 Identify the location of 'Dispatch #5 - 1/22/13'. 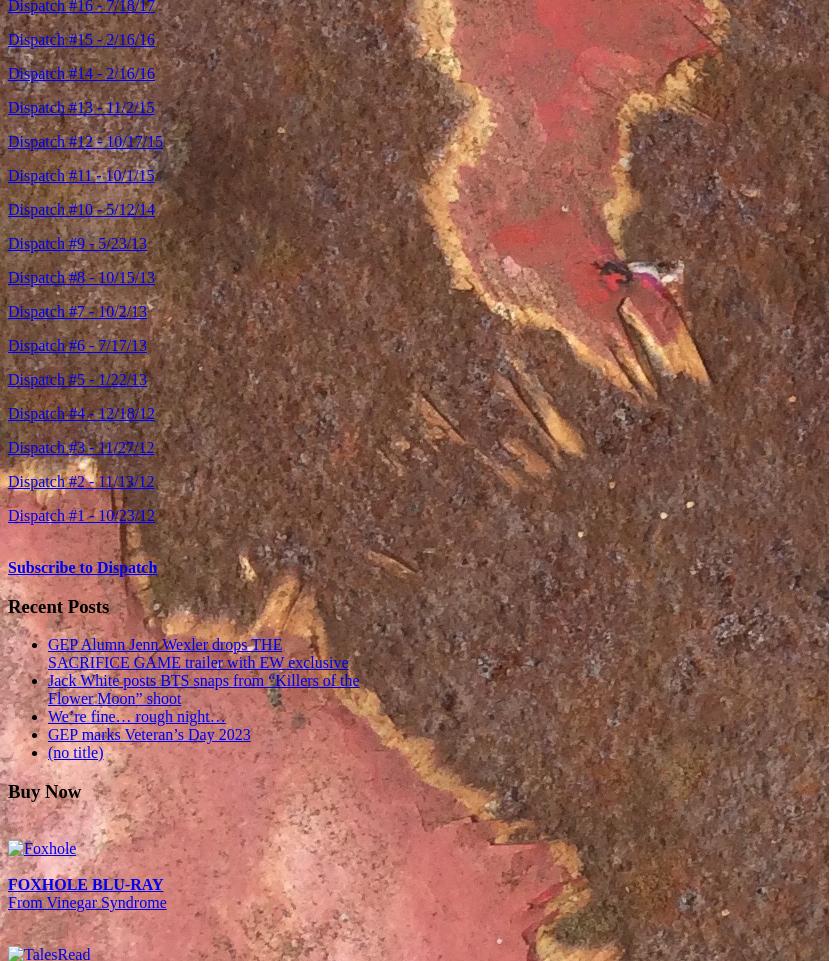
(76, 378).